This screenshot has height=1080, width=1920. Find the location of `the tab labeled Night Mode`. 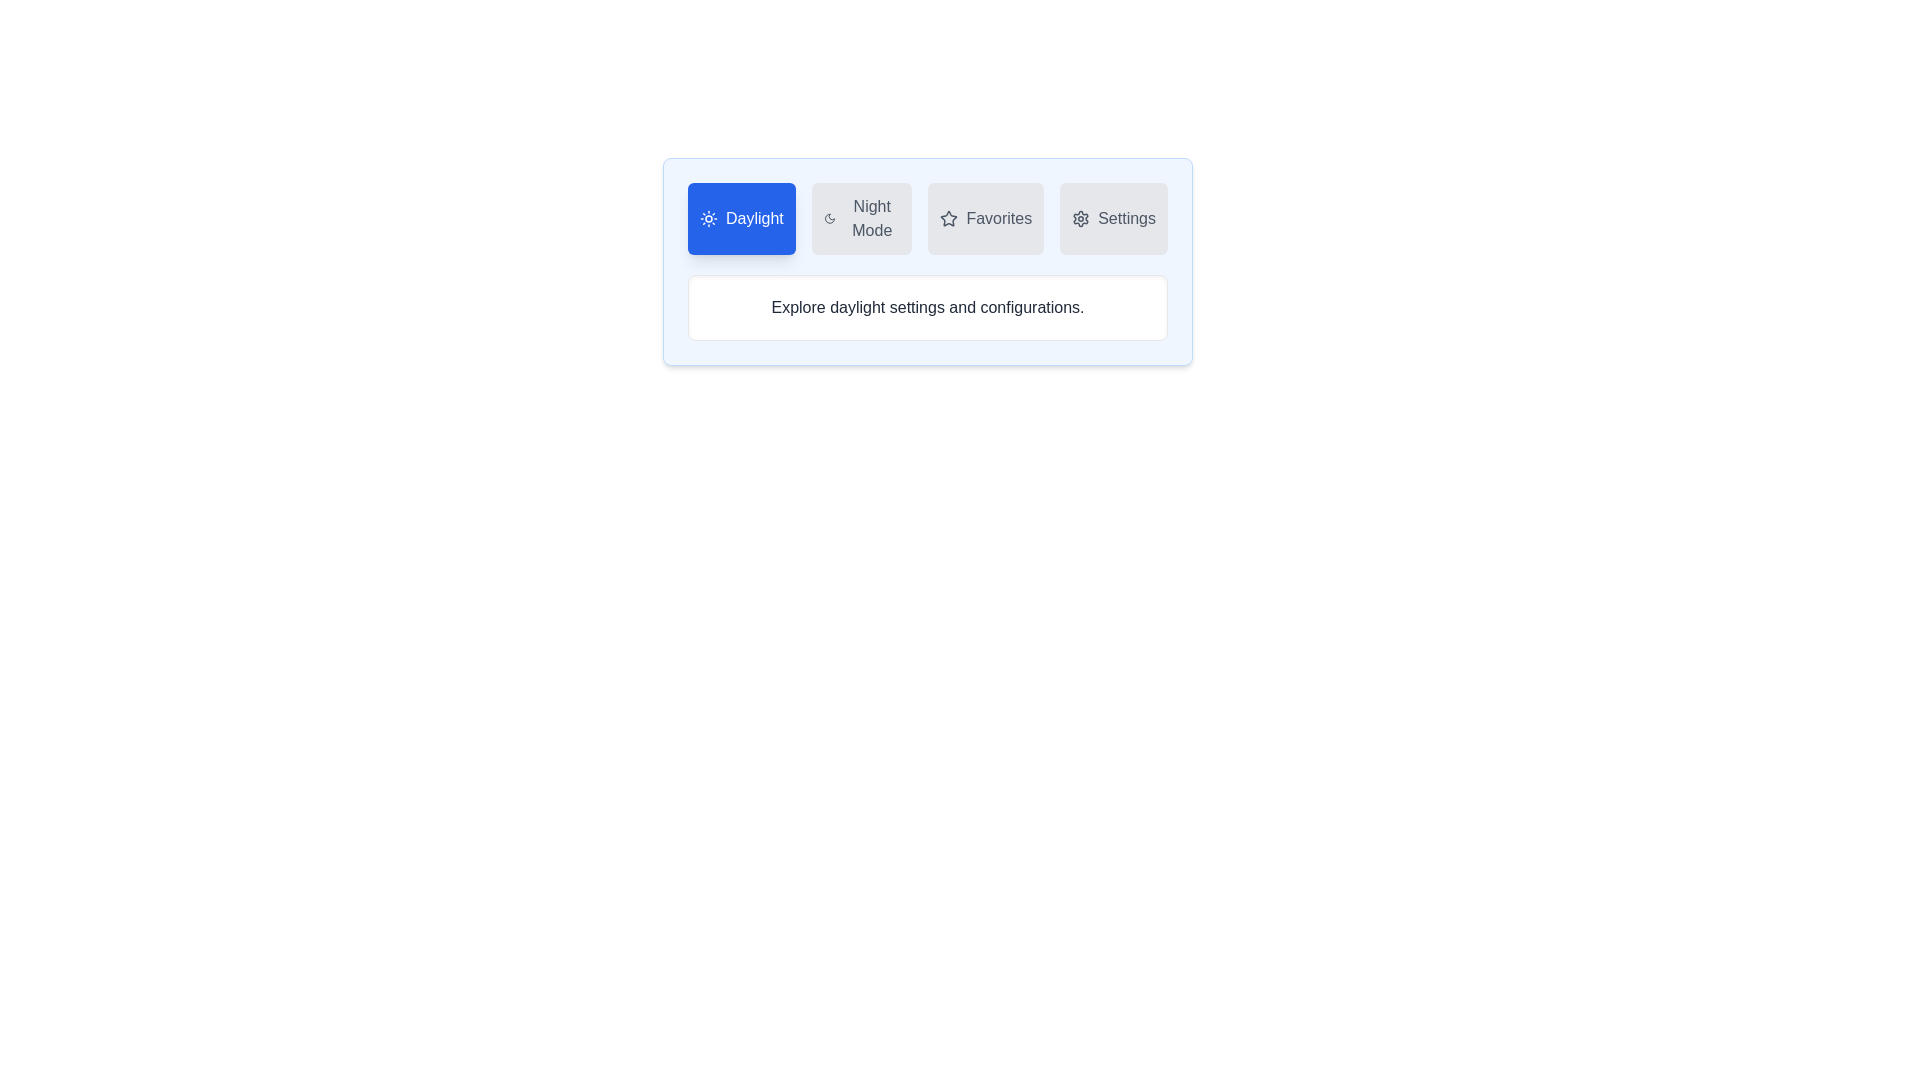

the tab labeled Night Mode is located at coordinates (862, 219).